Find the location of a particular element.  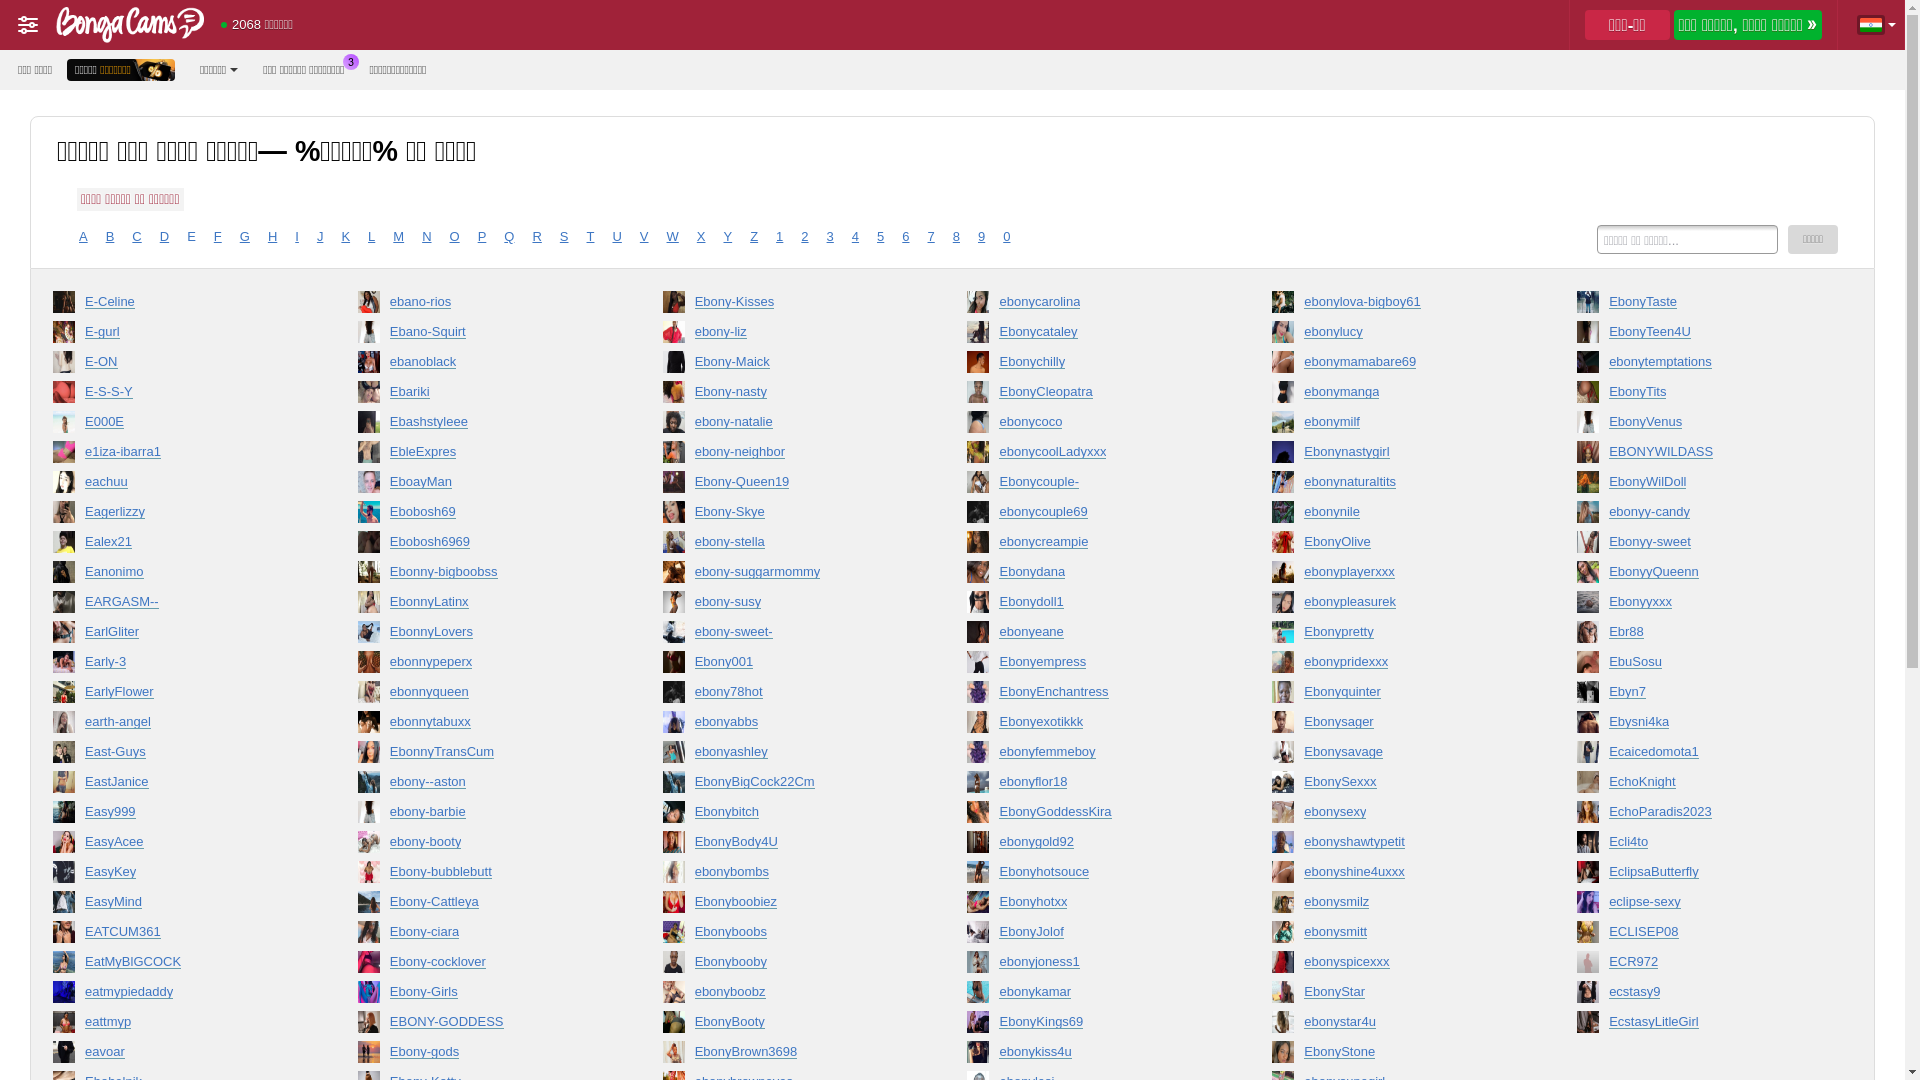

'EbonyBody4U' is located at coordinates (786, 845).